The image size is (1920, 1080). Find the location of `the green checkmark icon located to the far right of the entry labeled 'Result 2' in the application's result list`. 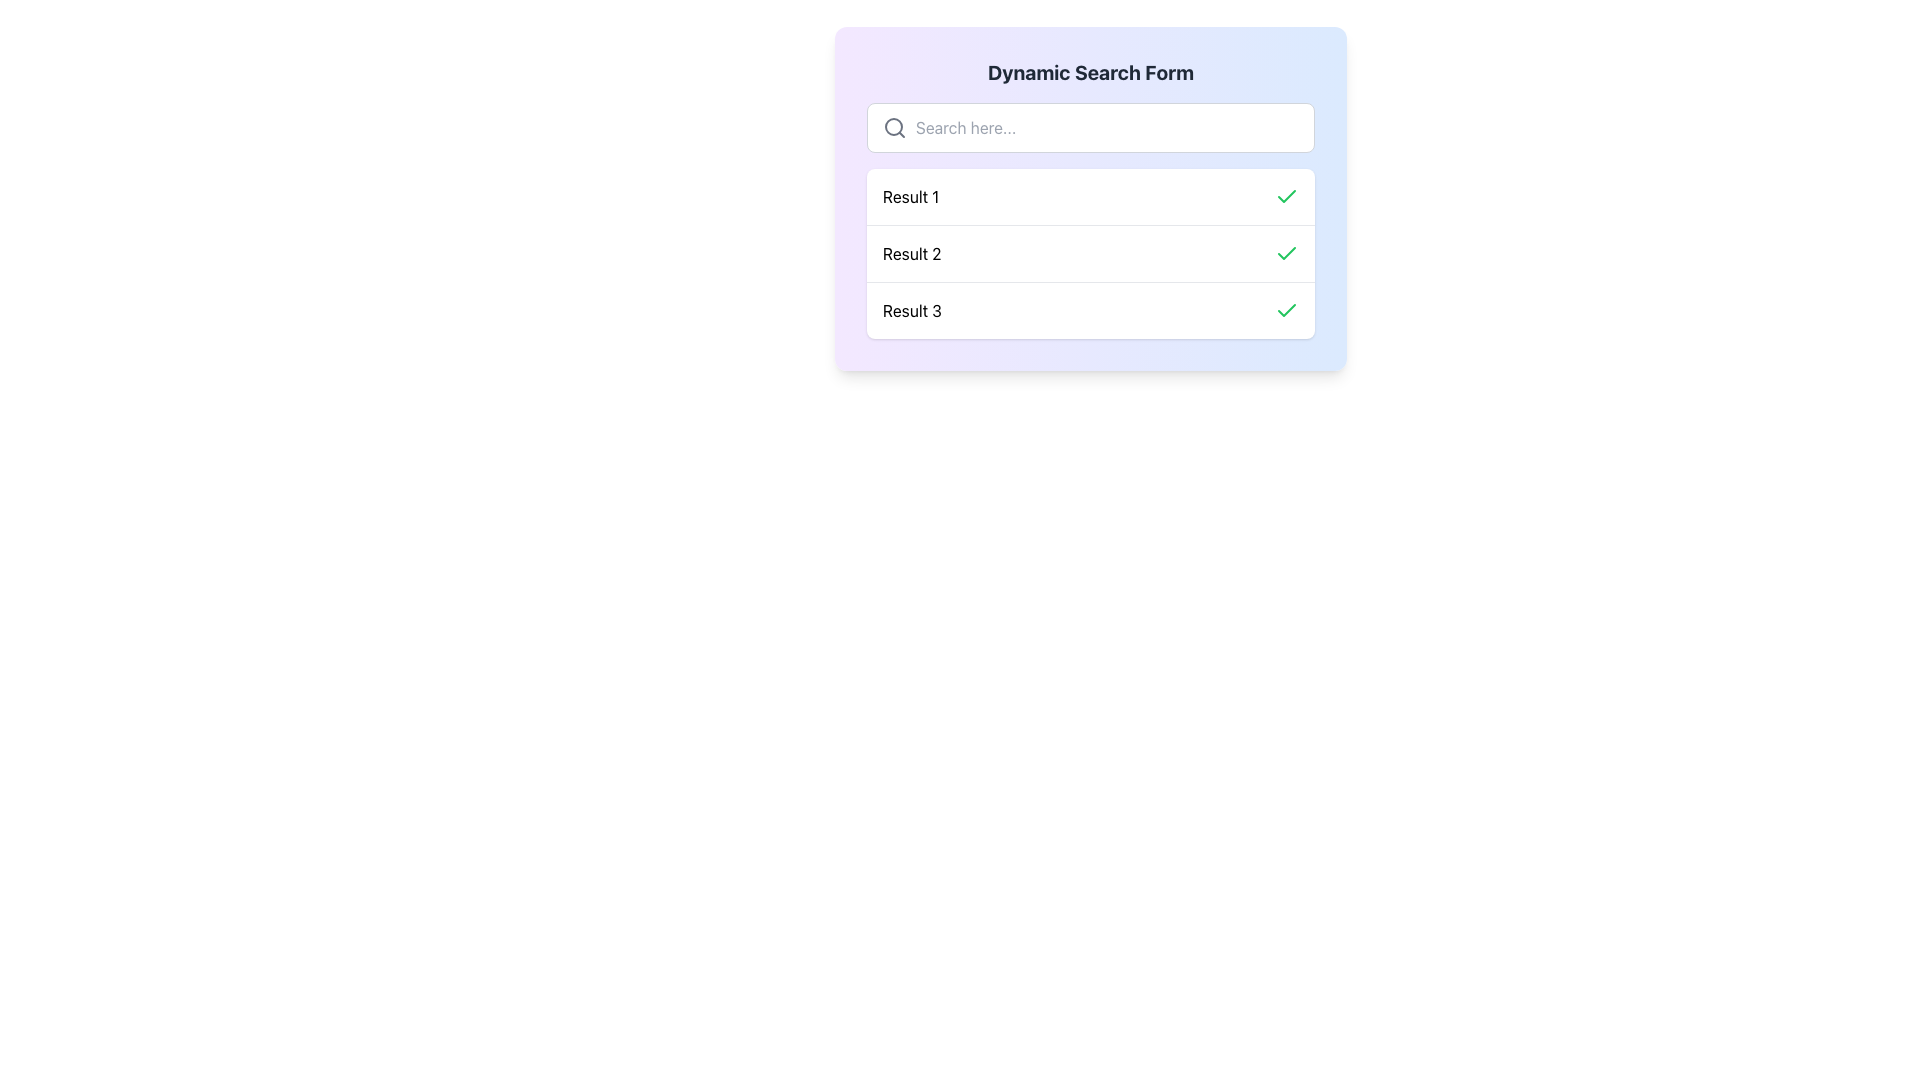

the green checkmark icon located to the far right of the entry labeled 'Result 2' in the application's result list is located at coordinates (1286, 310).